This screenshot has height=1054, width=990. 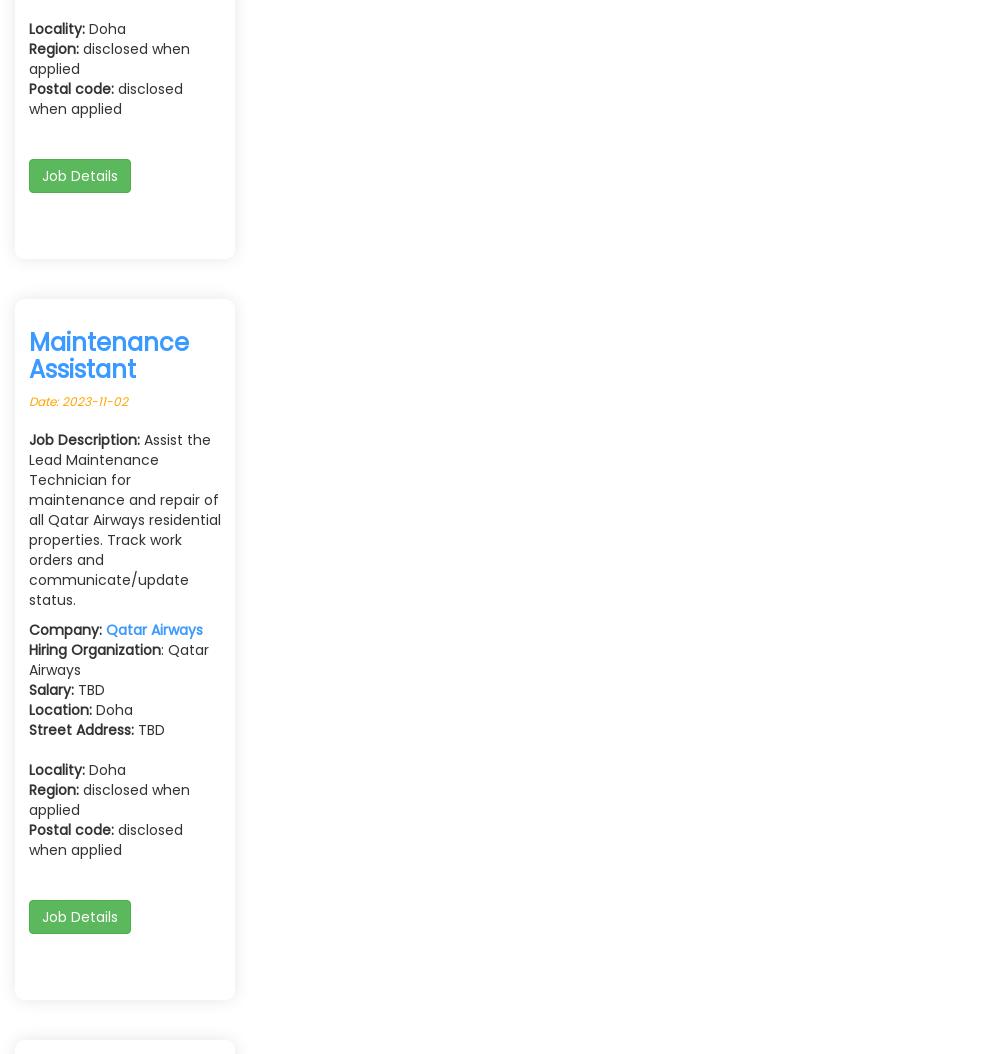 I want to click on 'Company:', so click(x=28, y=628).